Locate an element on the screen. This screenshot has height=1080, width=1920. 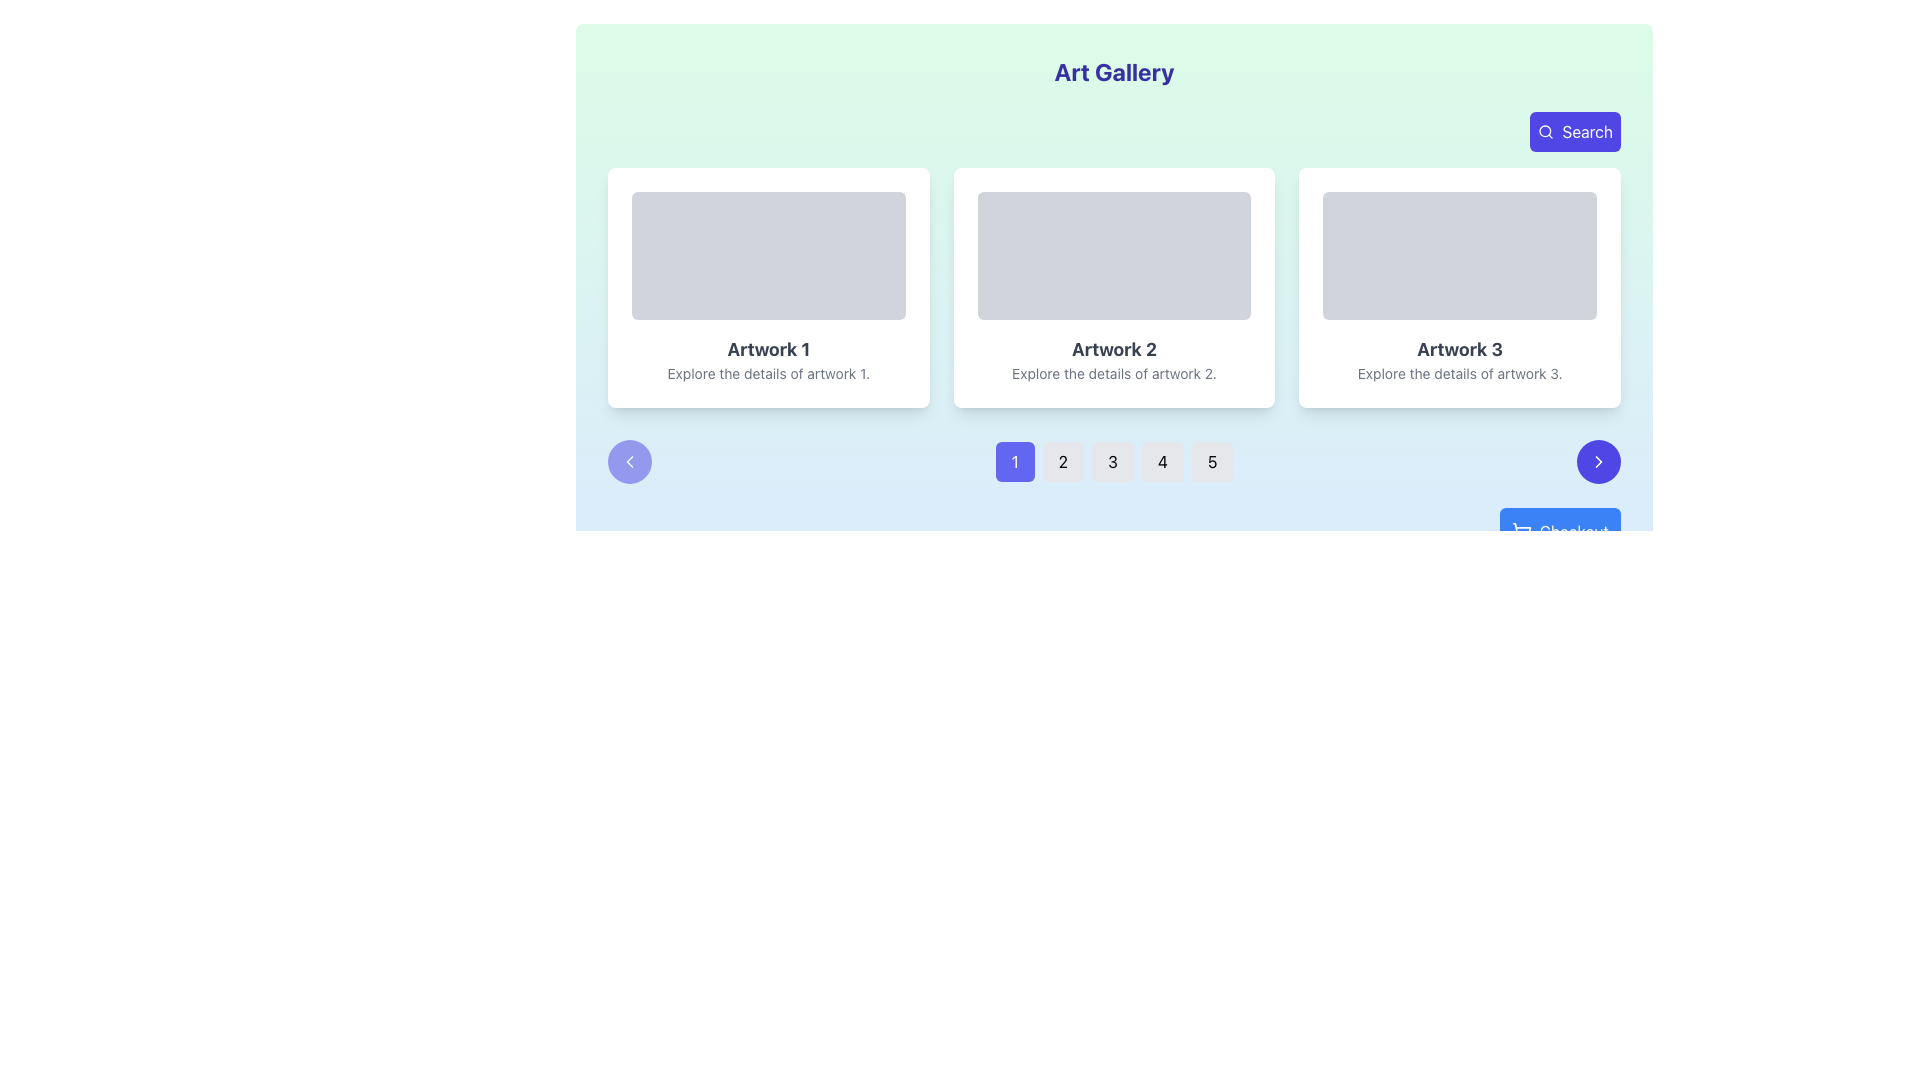
the circular indigo button with a rightward-pointing chevron icon is located at coordinates (1597, 462).